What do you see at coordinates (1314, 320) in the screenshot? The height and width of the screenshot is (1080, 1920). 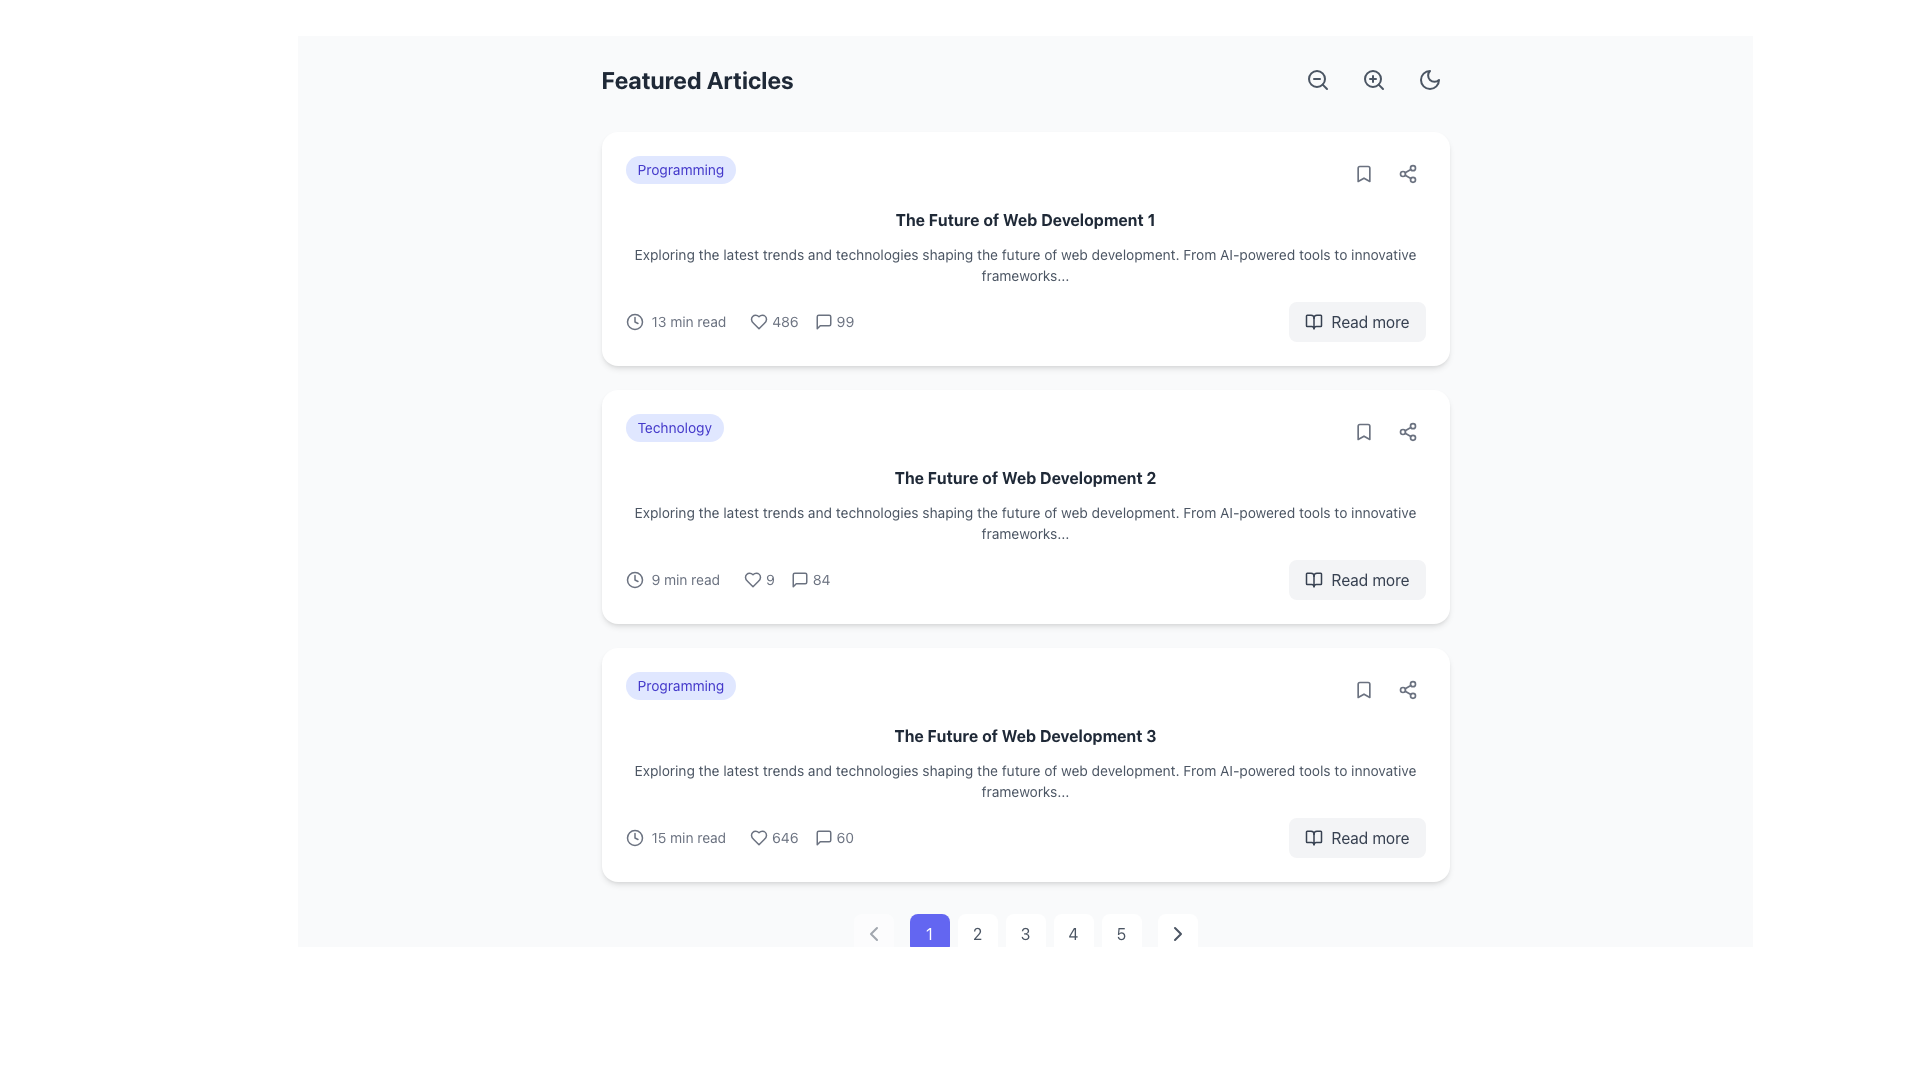 I see `the 'Read more' button that is located to the right of the open book icon, which is part of a vertically-stacked list of article summaries` at bounding box center [1314, 320].